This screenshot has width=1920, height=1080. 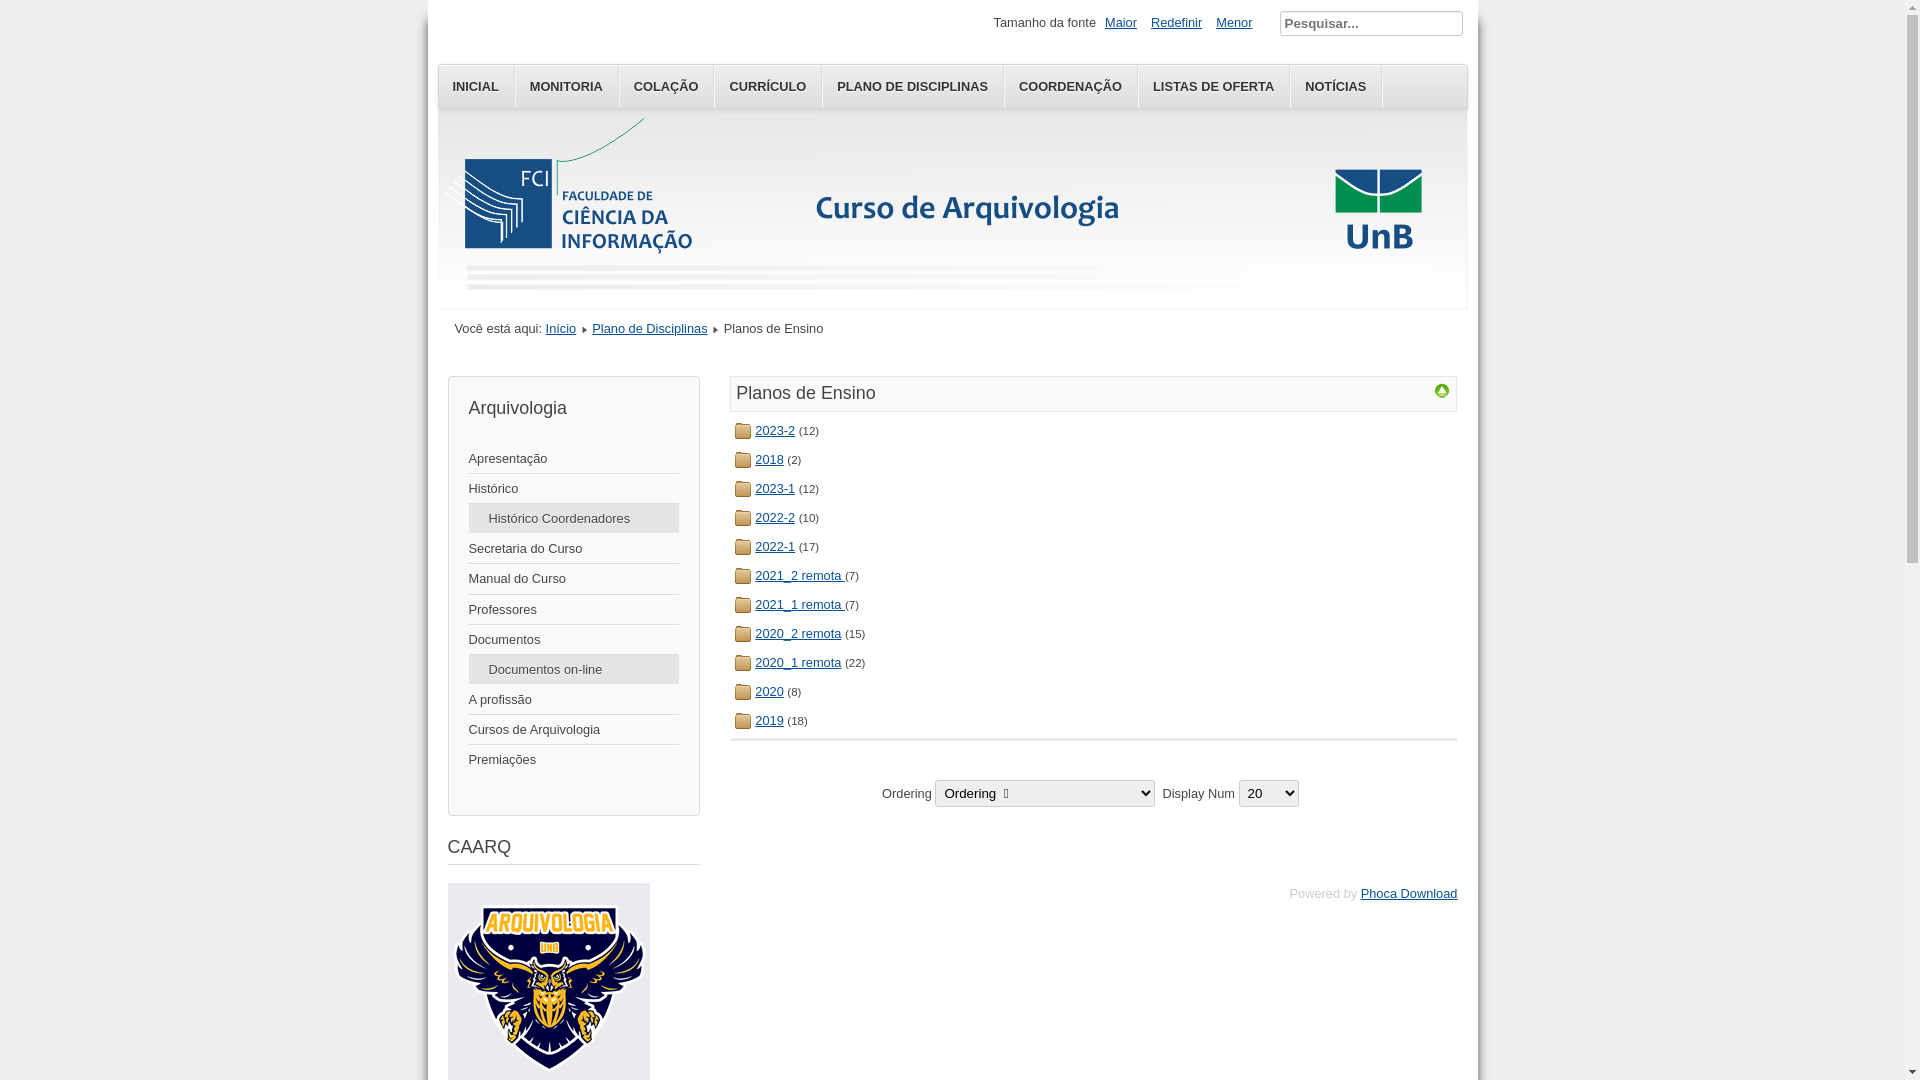 What do you see at coordinates (1360, 892) in the screenshot?
I see `'Phoca Download'` at bounding box center [1360, 892].